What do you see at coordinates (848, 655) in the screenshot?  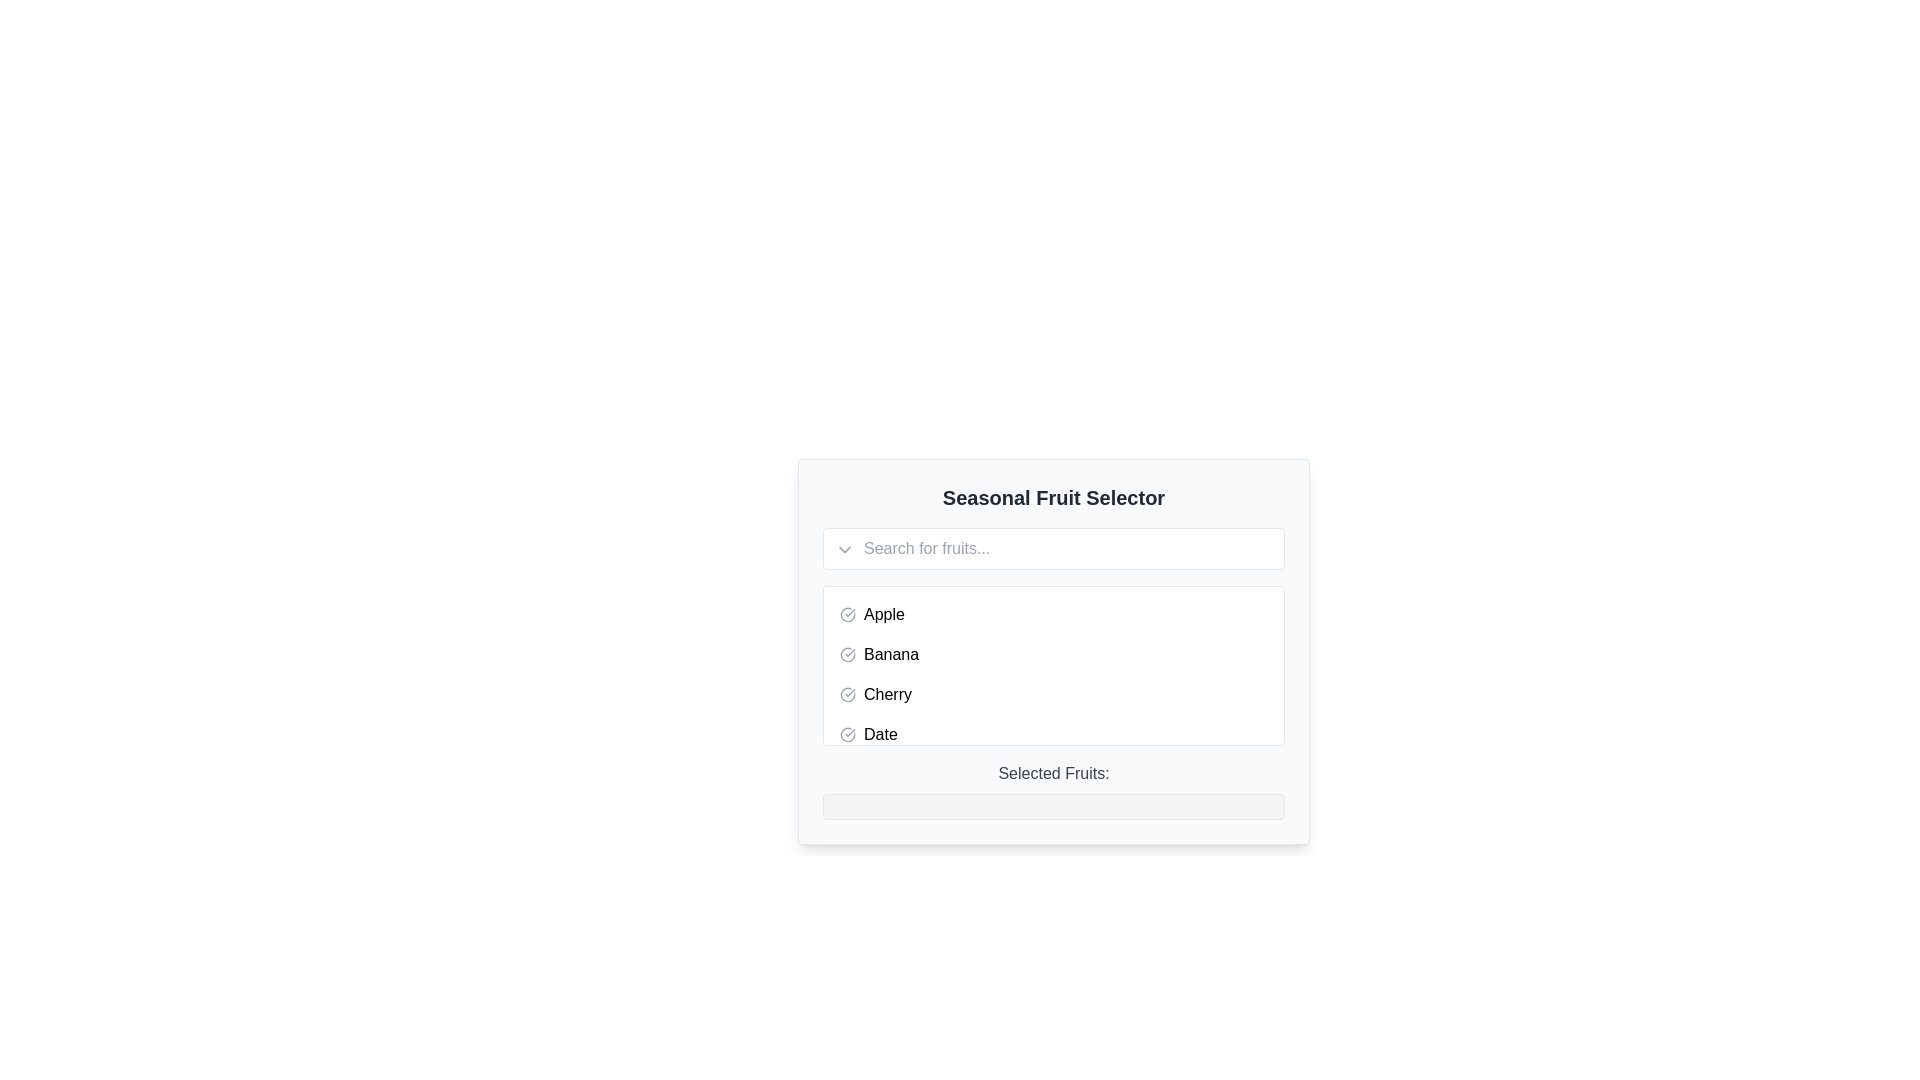 I see `the visual indicator icon for the 'Banana' option in the 'Seasonal Fruit Selector' list, which is the second option in the list` at bounding box center [848, 655].